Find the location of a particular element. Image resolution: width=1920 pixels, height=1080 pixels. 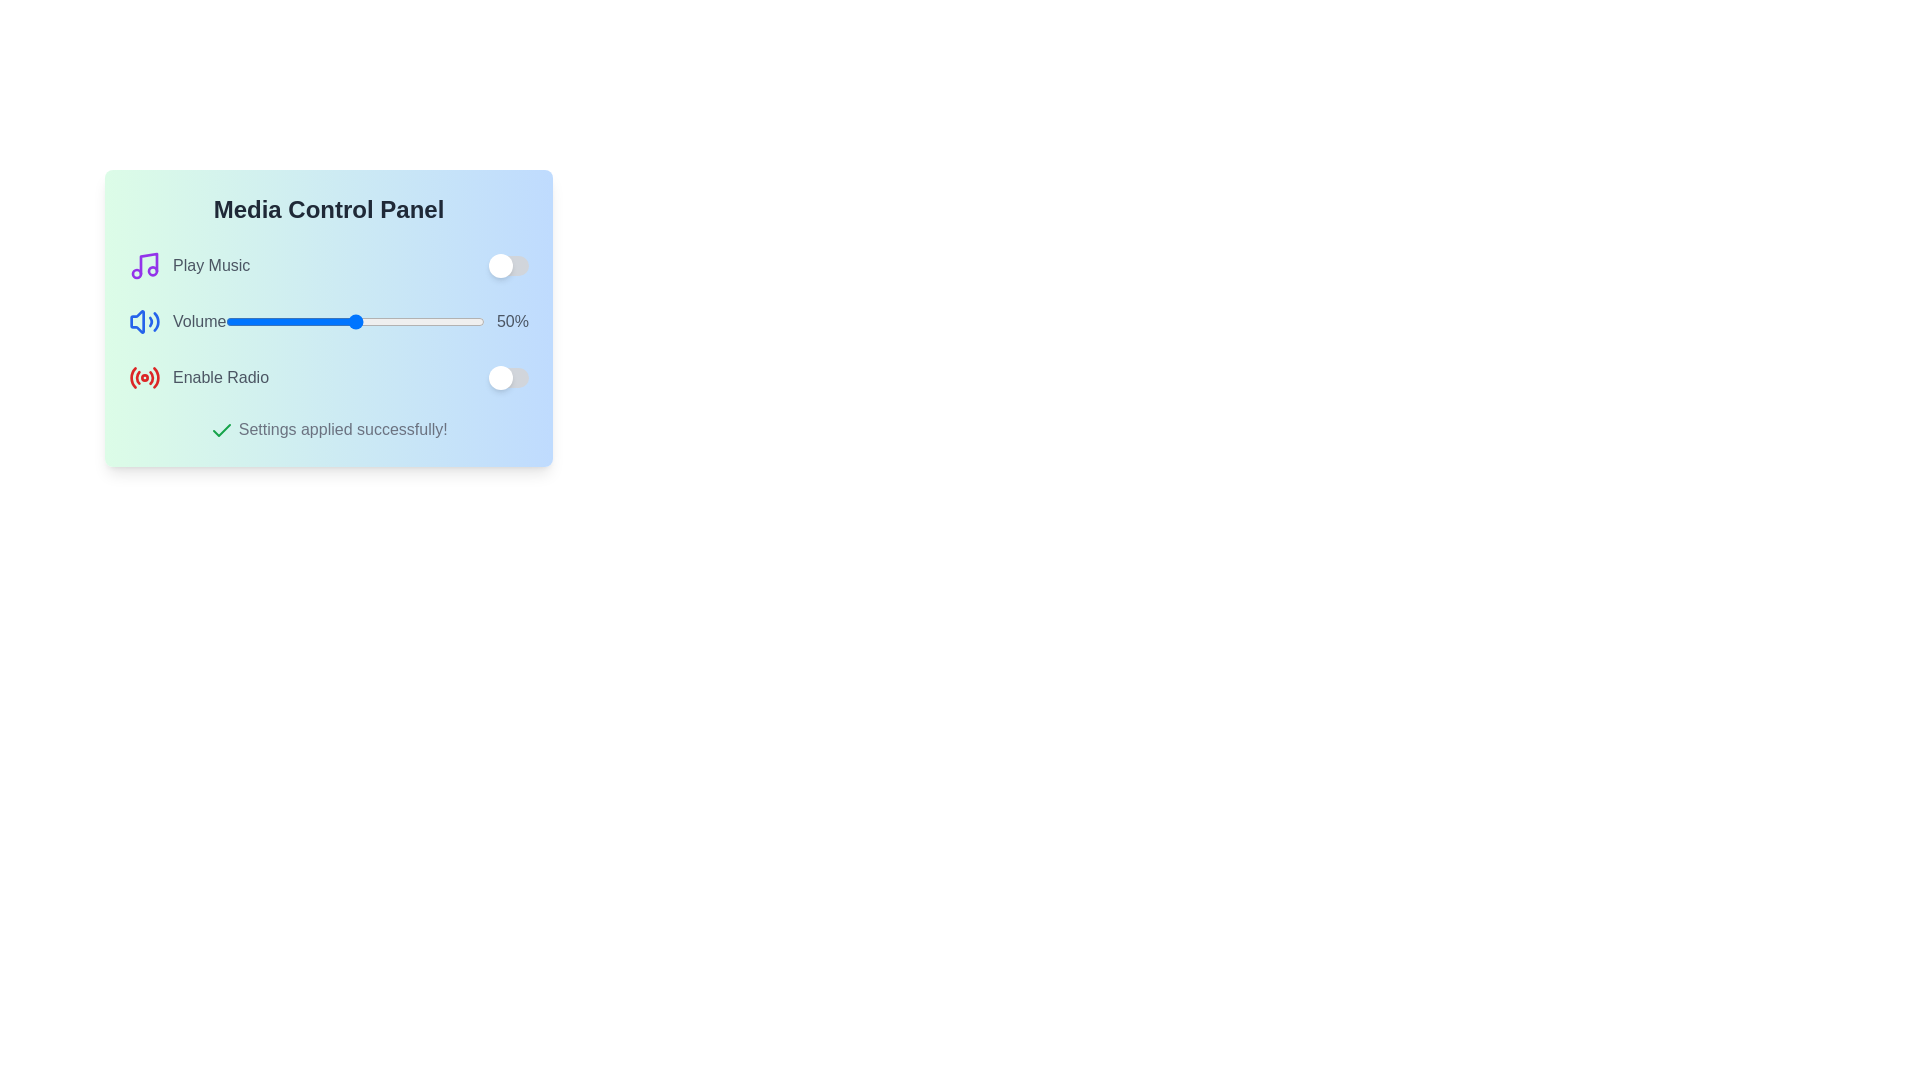

the slider is located at coordinates (284, 320).